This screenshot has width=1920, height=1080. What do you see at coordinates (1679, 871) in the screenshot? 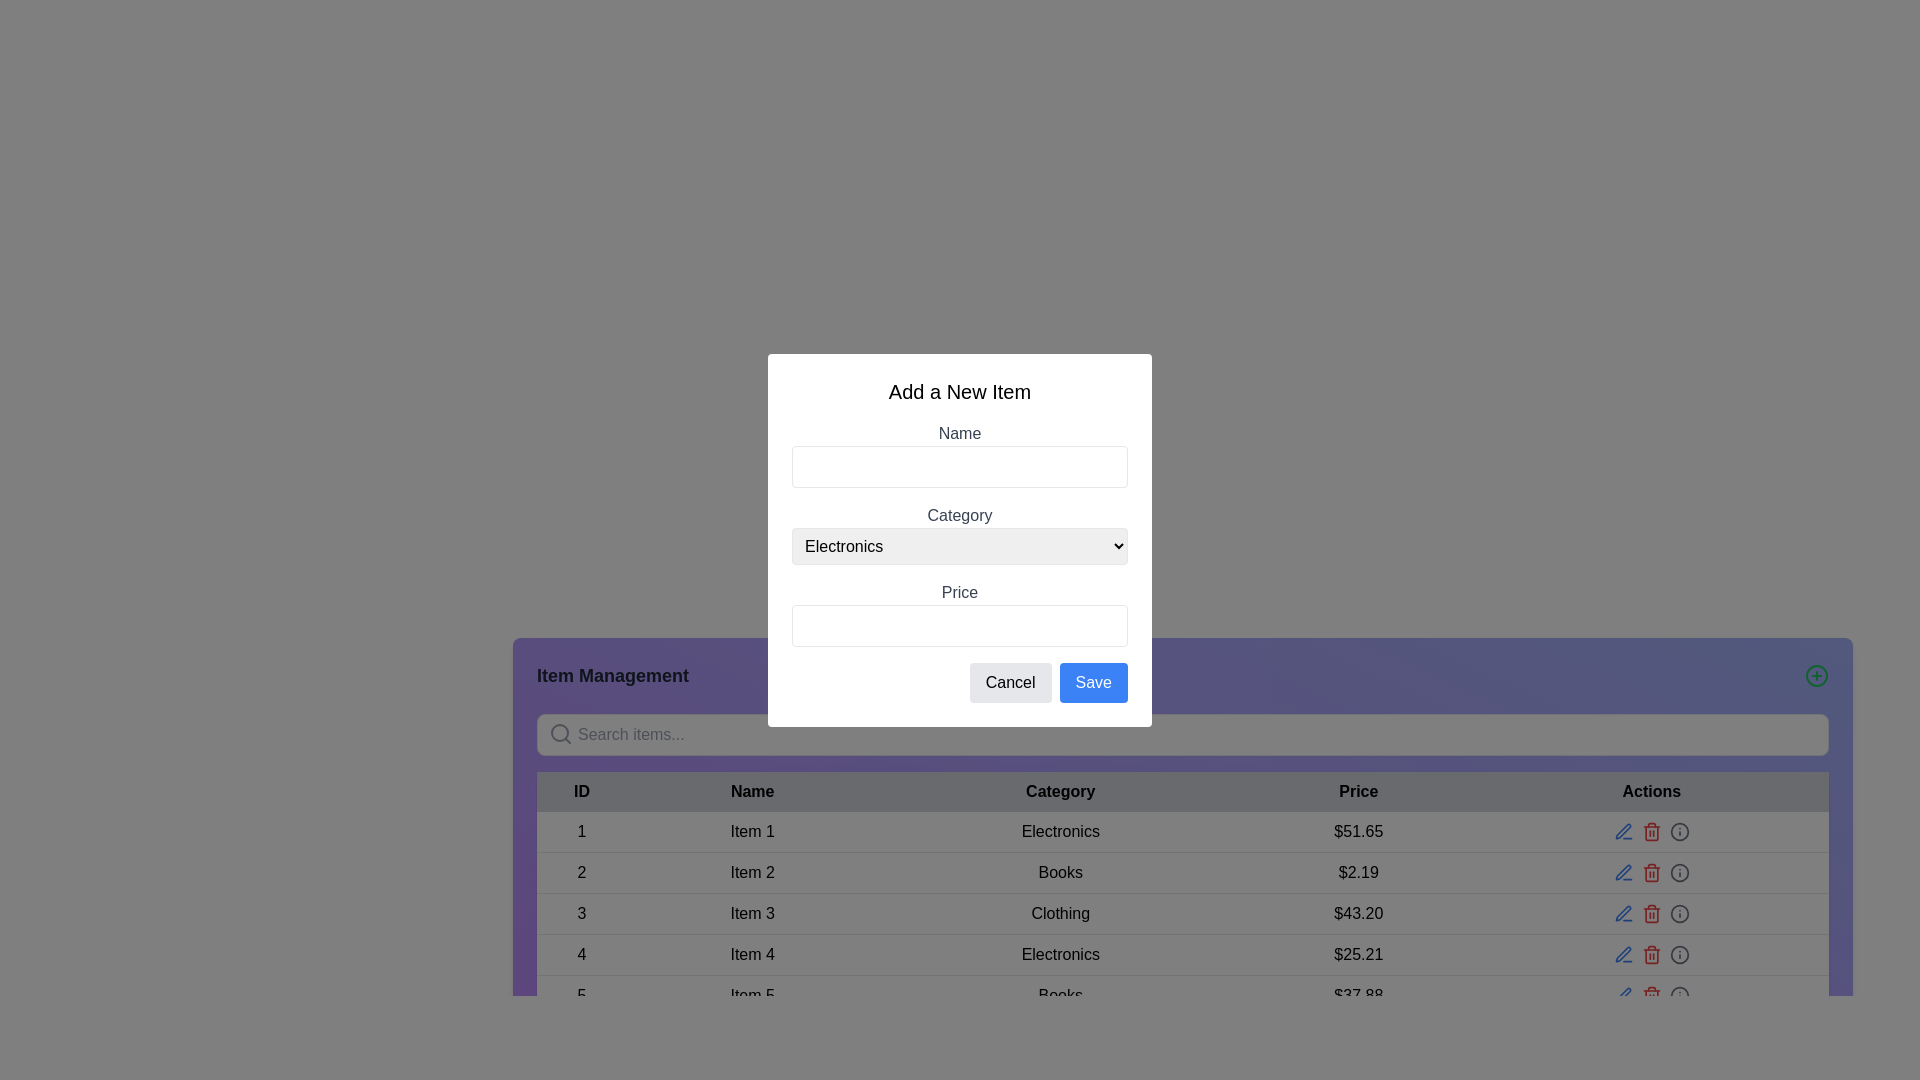
I see `the circular icon button located in the 'Actions' column of the data table for the second item in the list` at bounding box center [1679, 871].